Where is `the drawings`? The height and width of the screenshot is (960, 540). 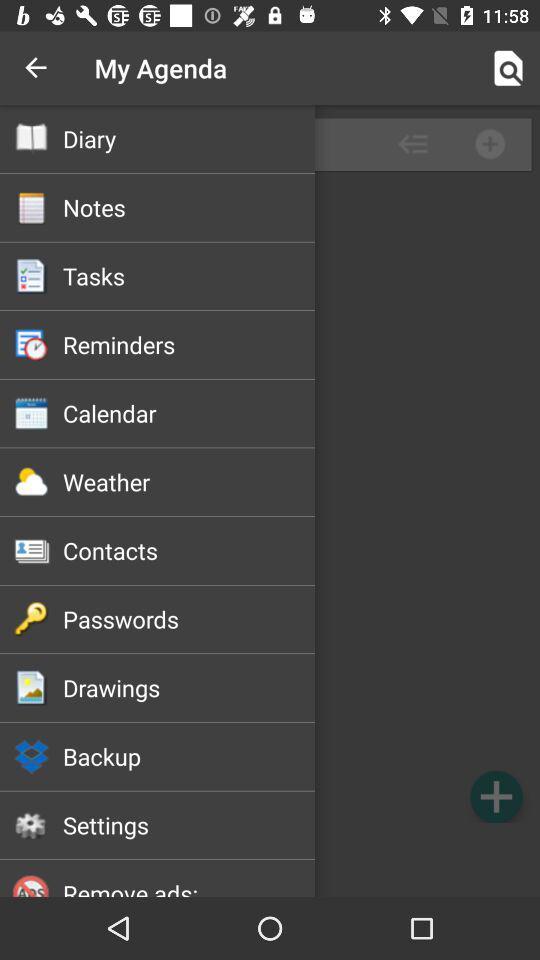 the drawings is located at coordinates (189, 687).